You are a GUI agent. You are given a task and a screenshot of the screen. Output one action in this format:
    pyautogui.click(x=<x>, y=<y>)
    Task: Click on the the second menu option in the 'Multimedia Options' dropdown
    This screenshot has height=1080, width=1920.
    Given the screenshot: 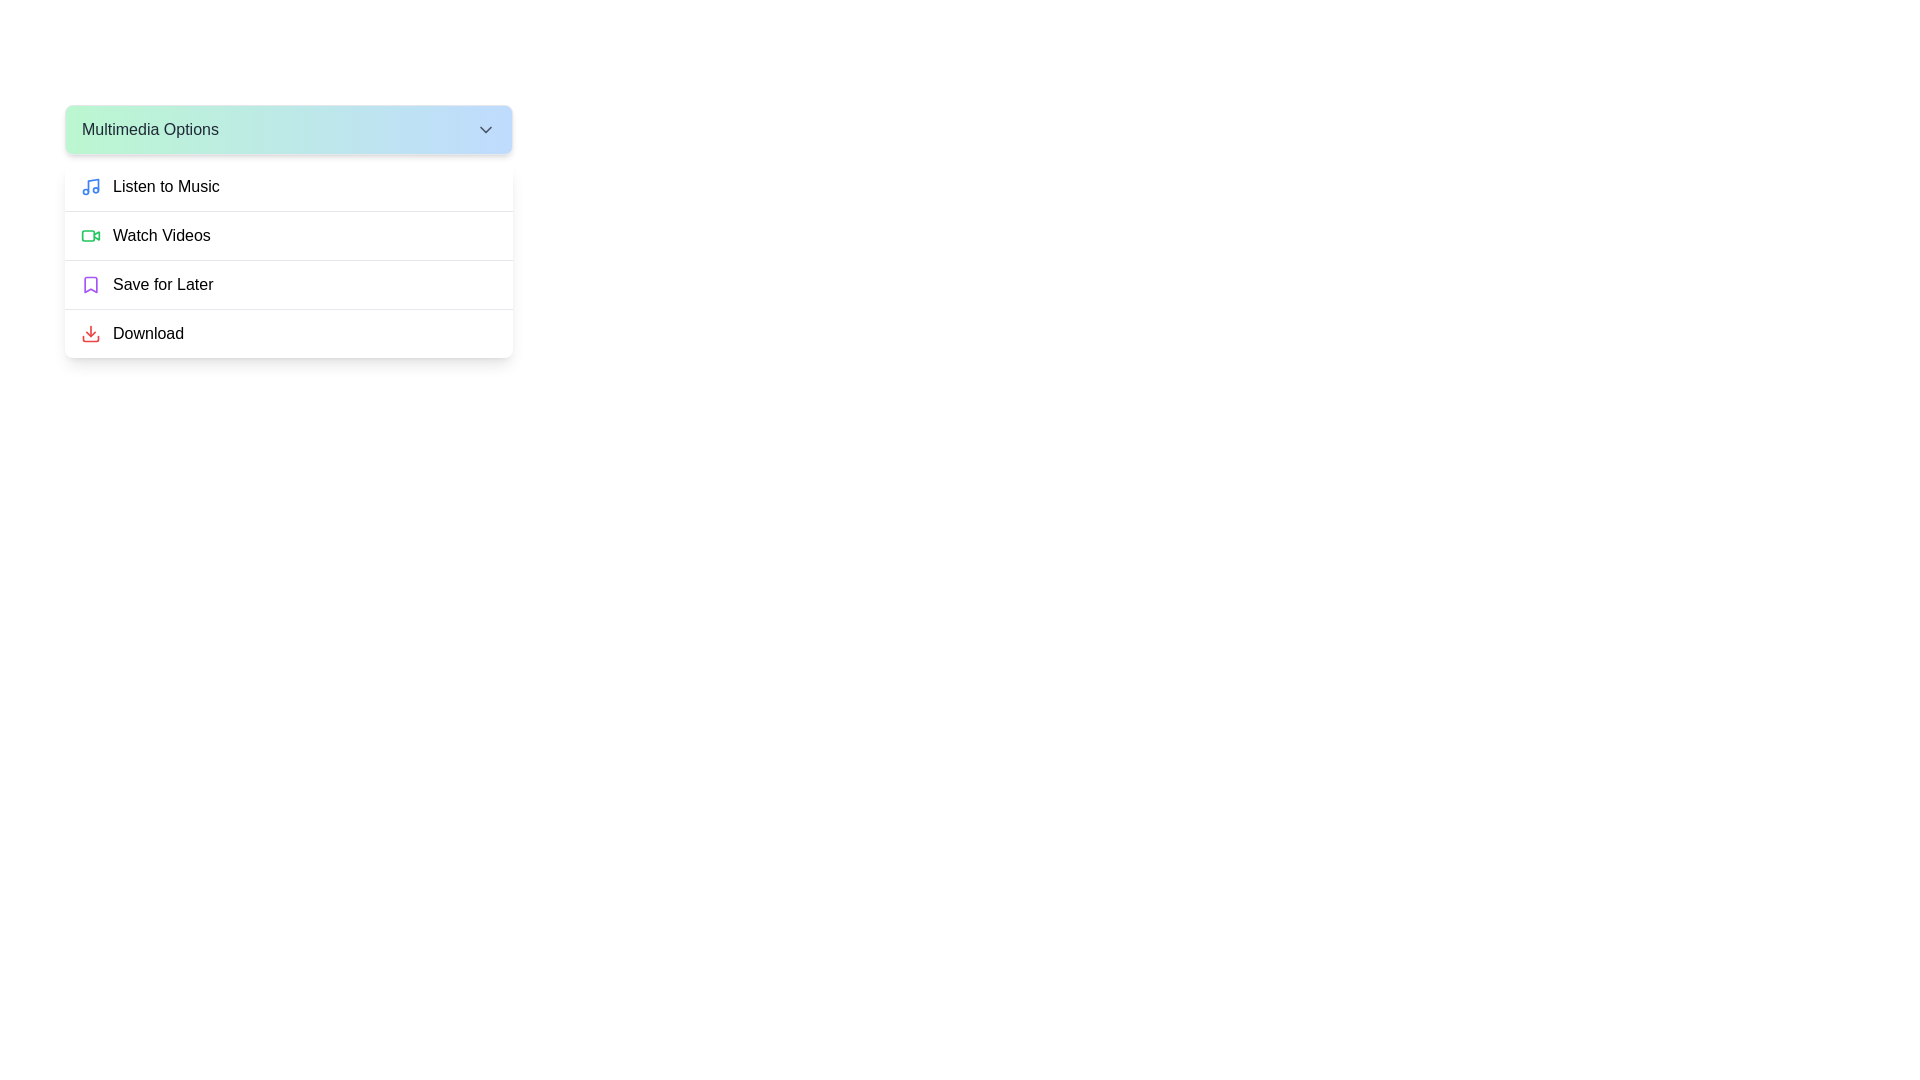 What is the action you would take?
    pyautogui.click(x=287, y=234)
    